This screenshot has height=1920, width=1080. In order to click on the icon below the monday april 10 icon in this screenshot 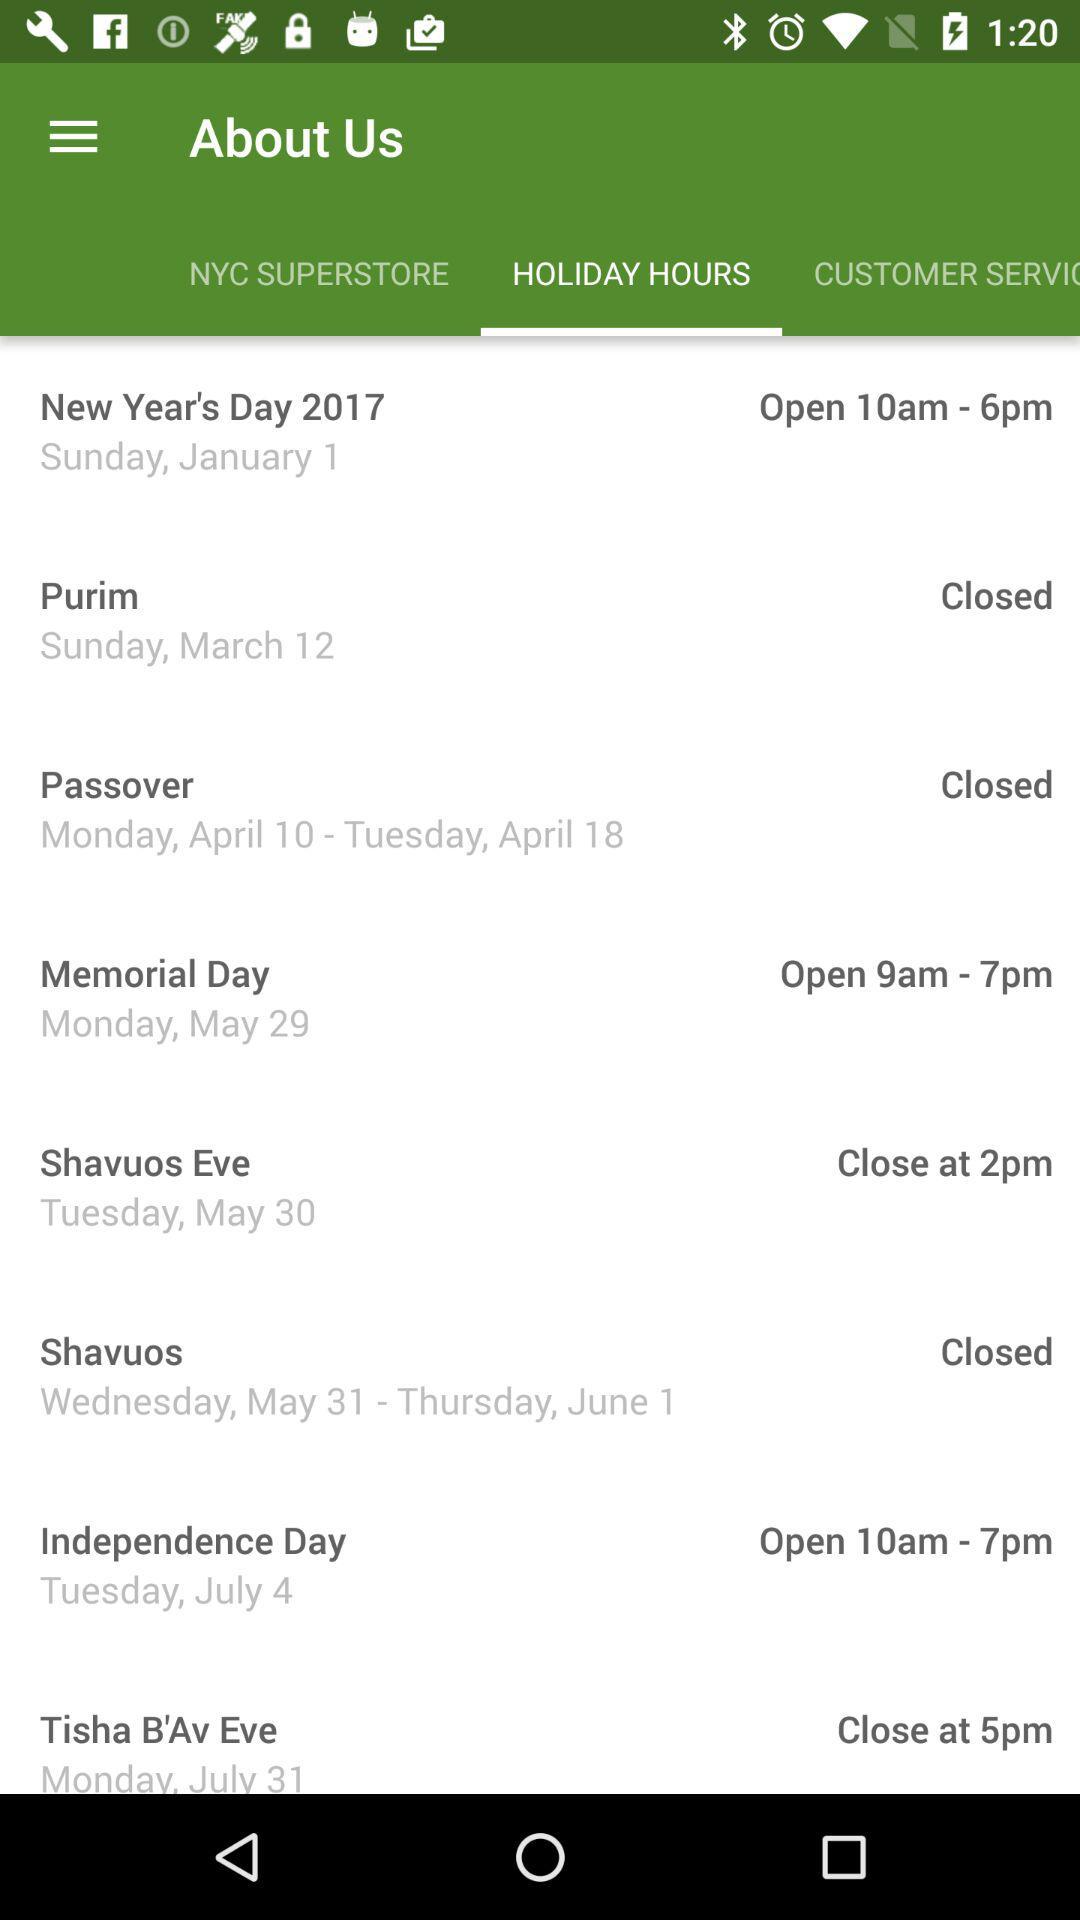, I will do `click(147, 972)`.